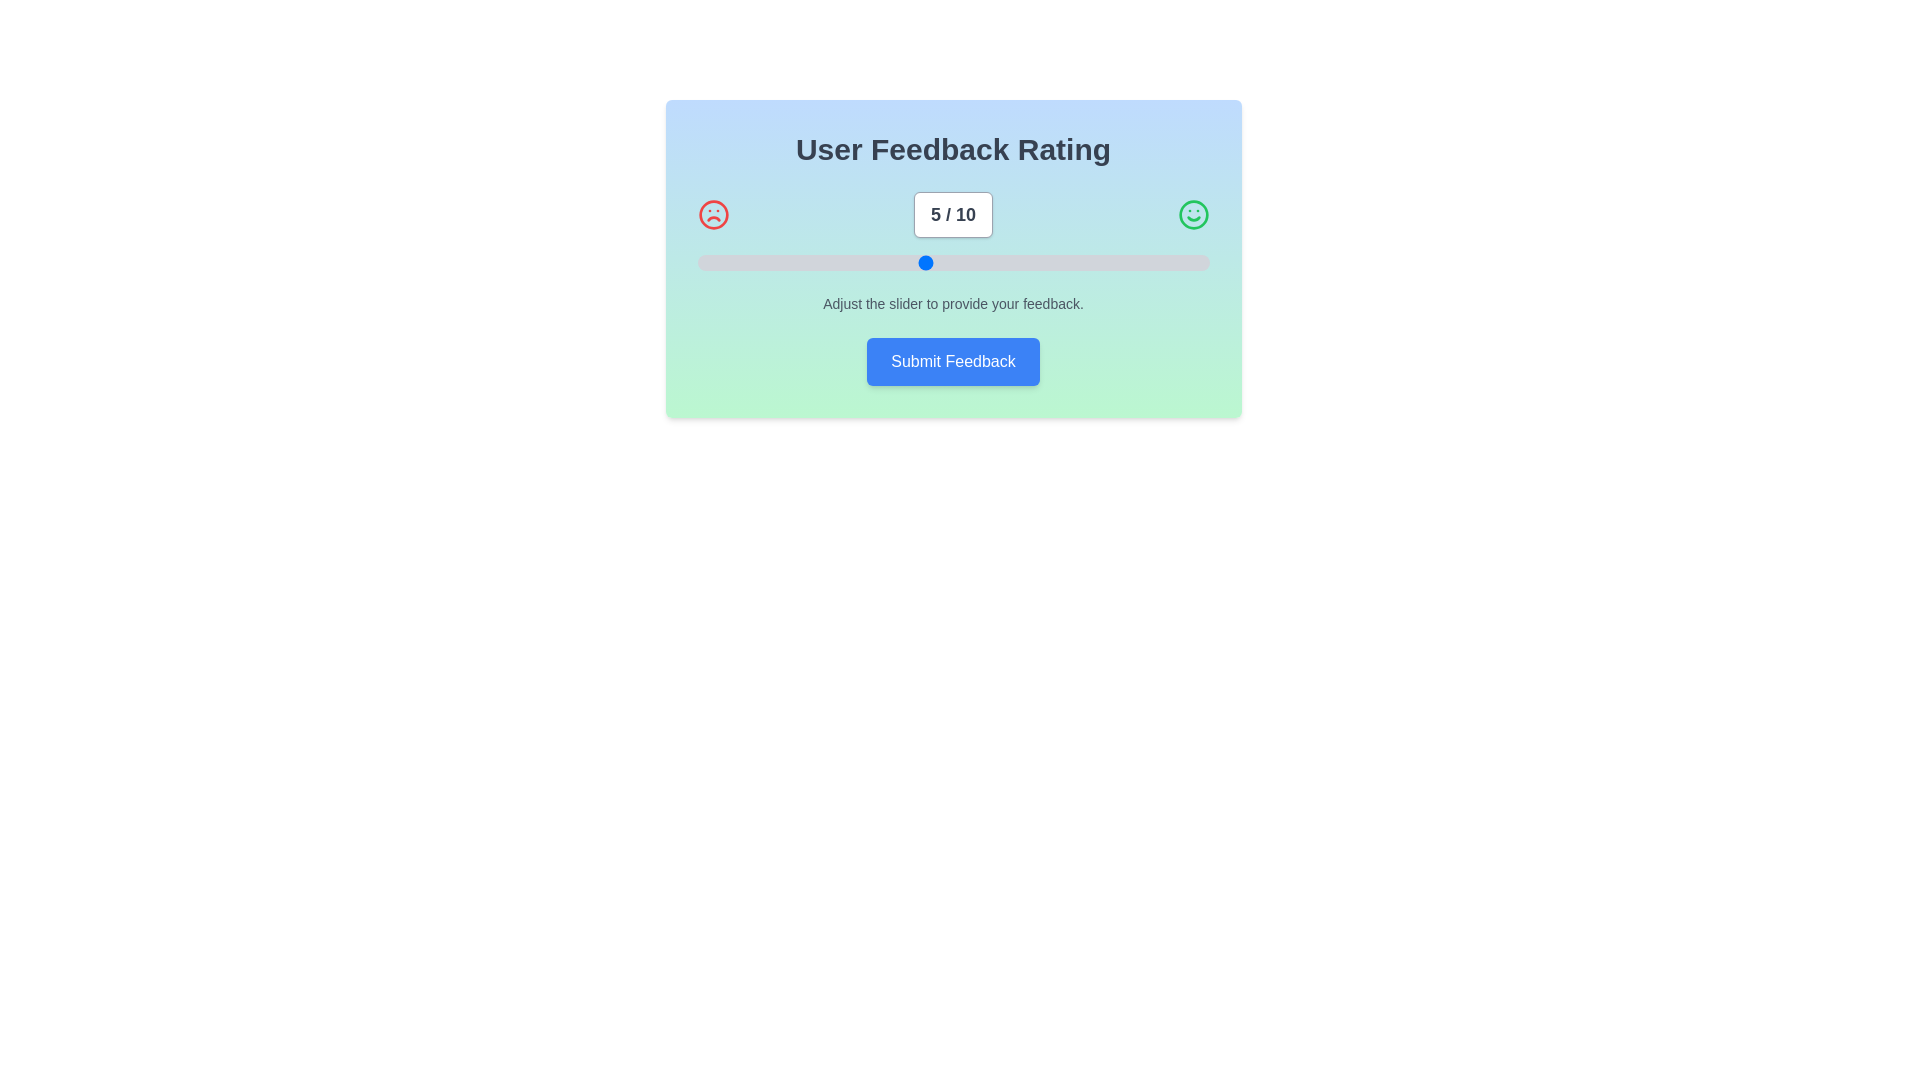 The image size is (1920, 1080). I want to click on submit feedback button, so click(952, 362).